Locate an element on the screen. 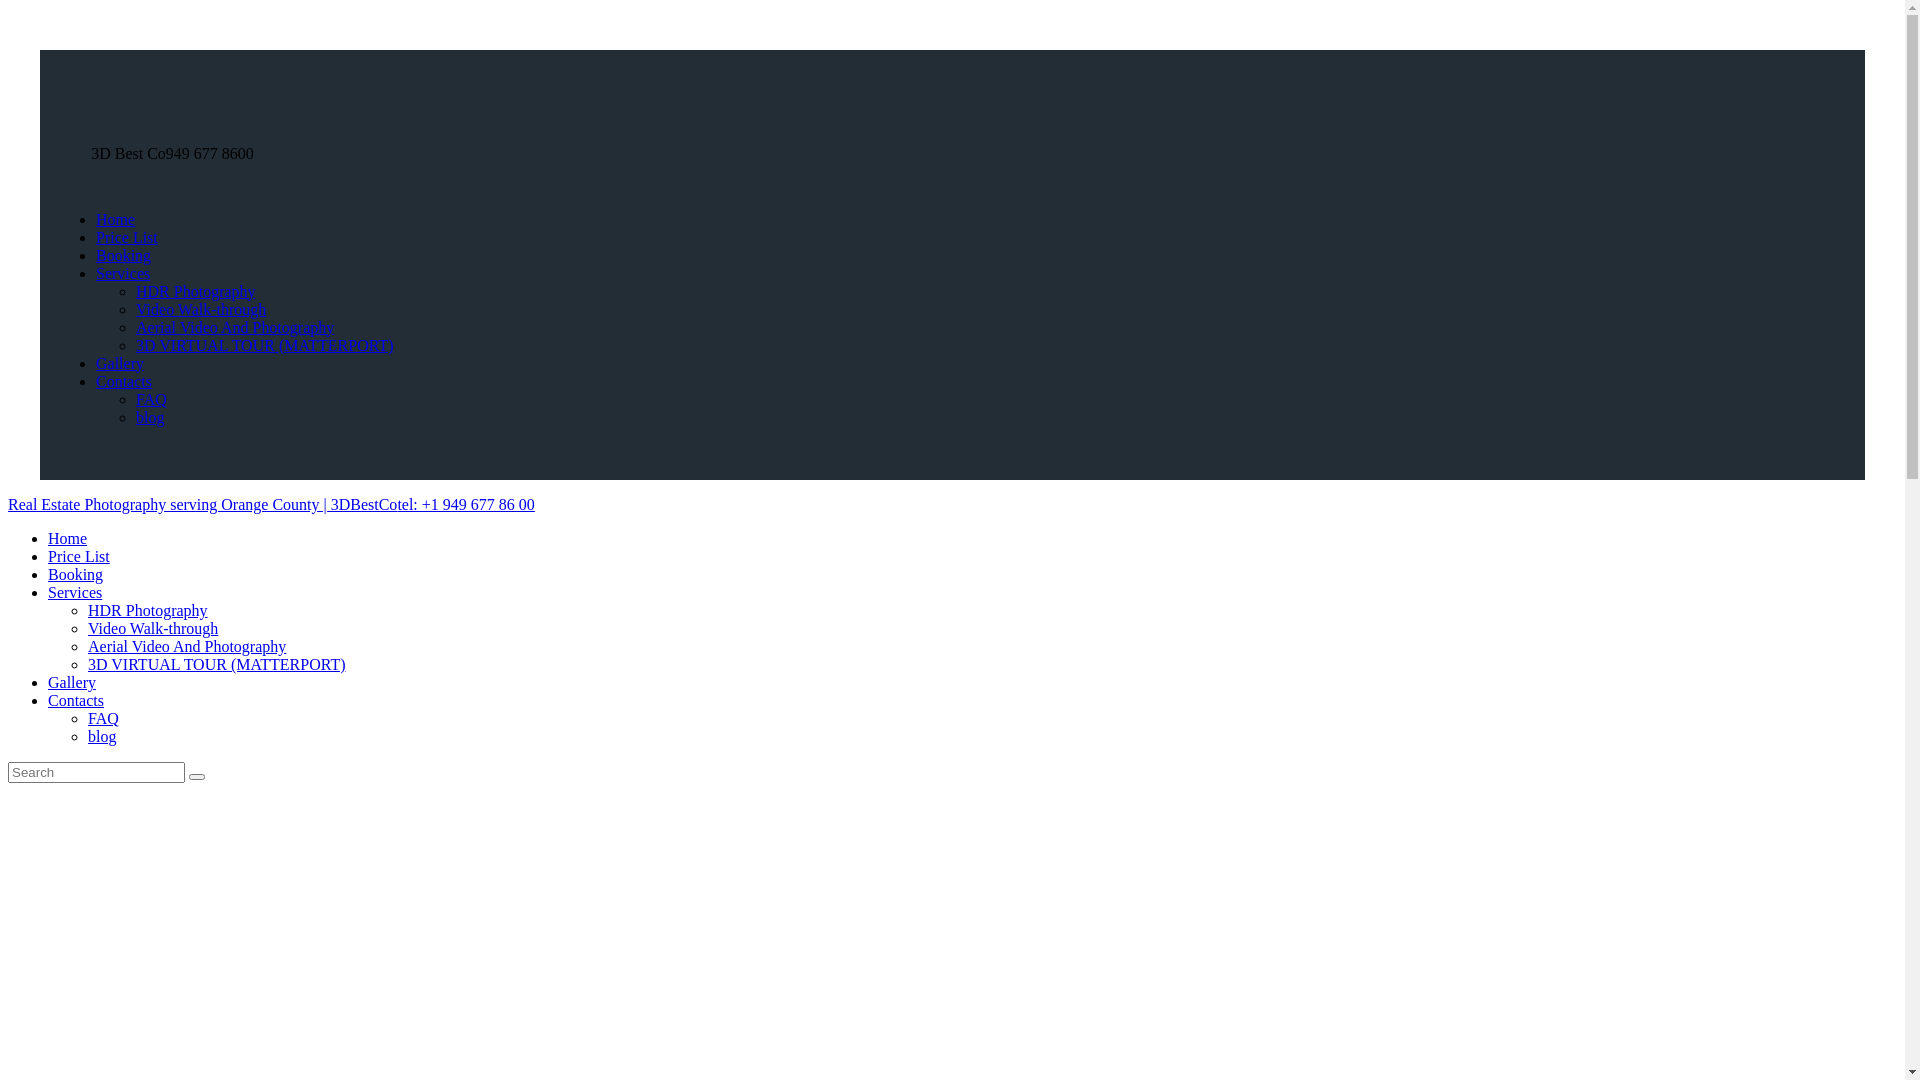 This screenshot has width=1920, height=1080. 'blog' is located at coordinates (134, 416).